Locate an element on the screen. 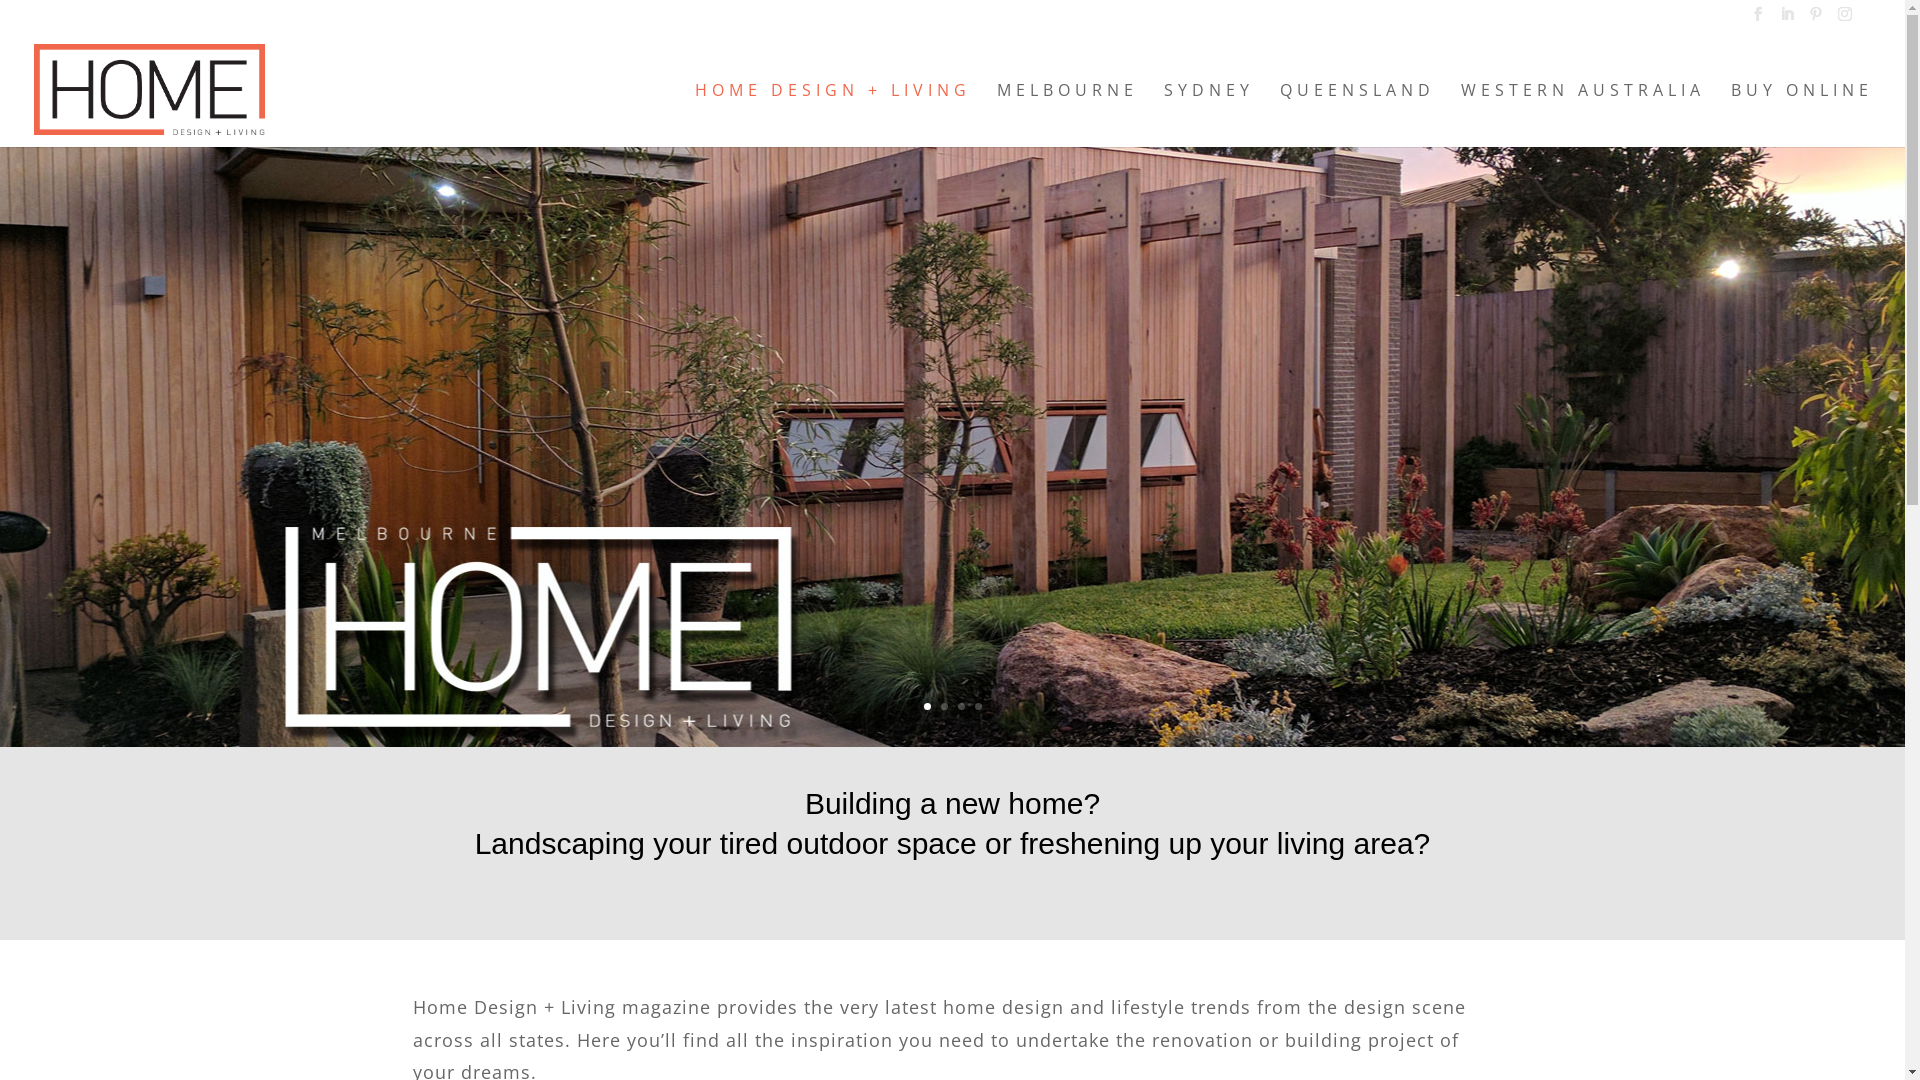 The height and width of the screenshot is (1080, 1920). 'QUEENSLAND' is located at coordinates (1357, 114).